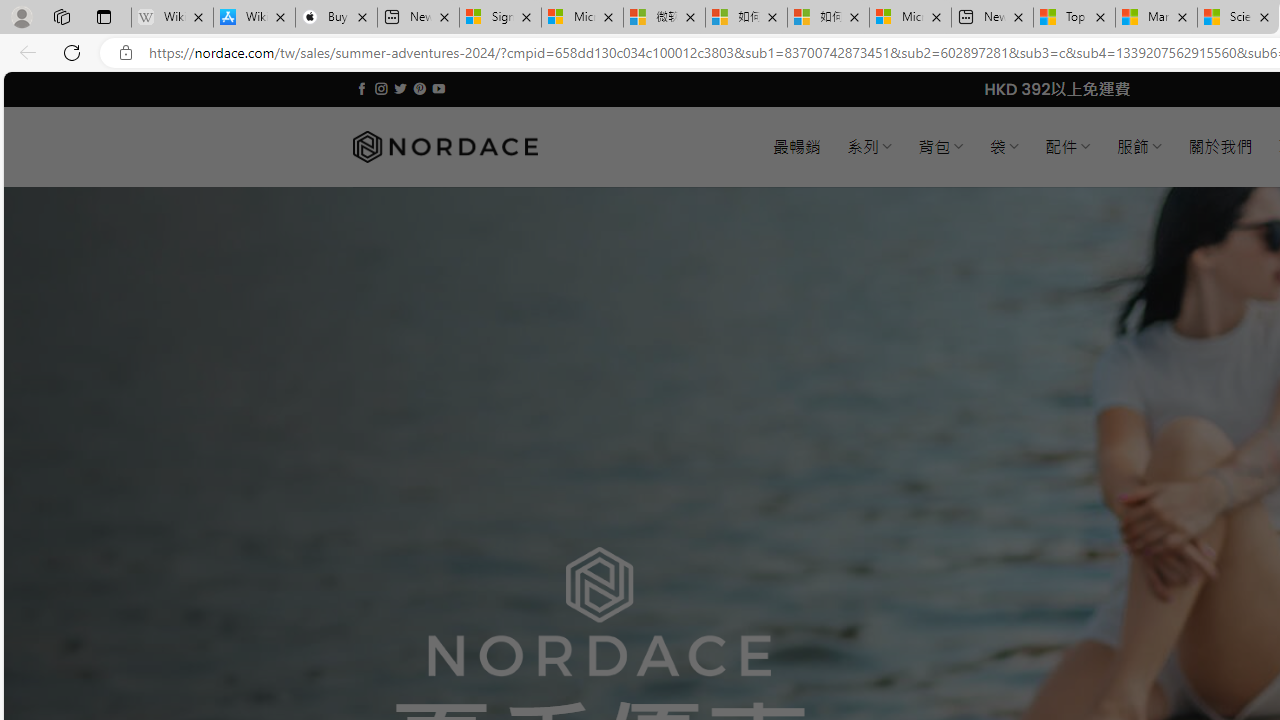 The width and height of the screenshot is (1280, 720). I want to click on 'Top Stories - MSN', so click(1073, 17).